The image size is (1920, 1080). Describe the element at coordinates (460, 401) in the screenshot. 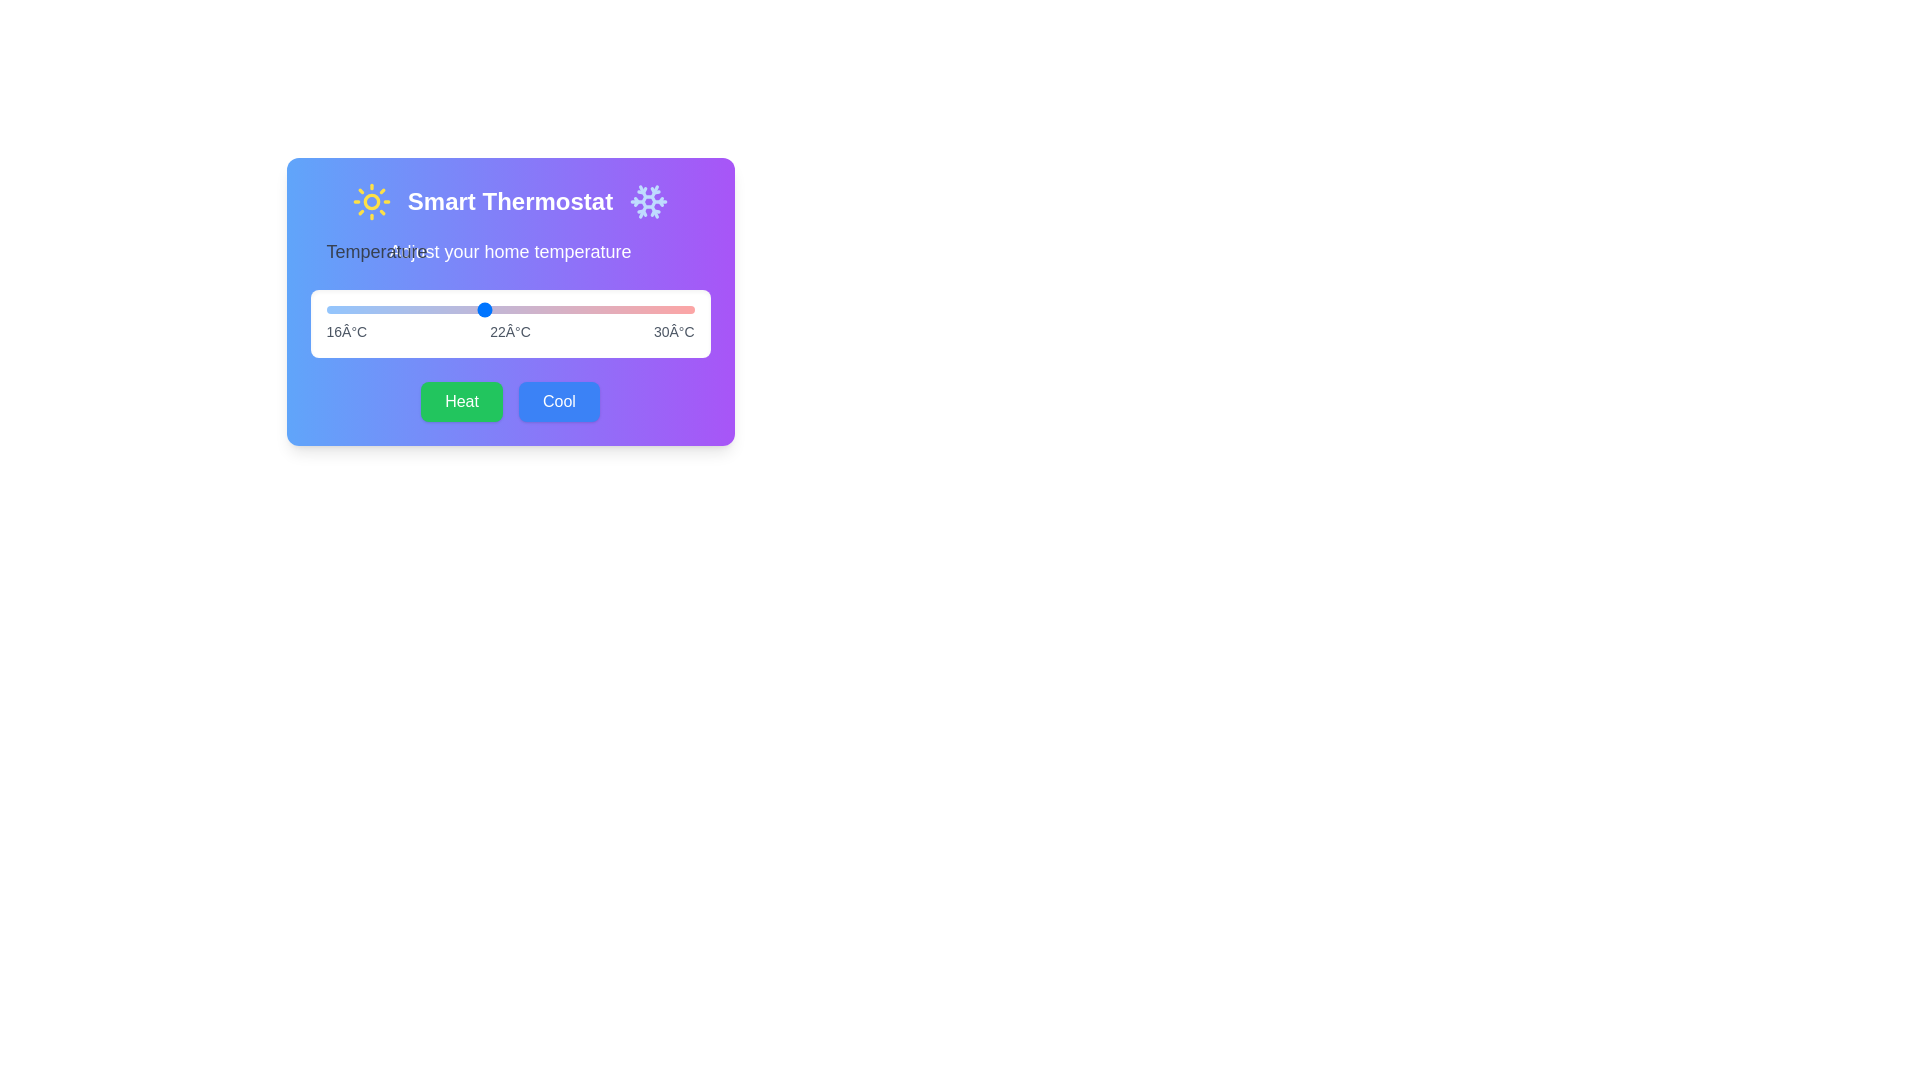

I see `the 'Heat' button` at that location.